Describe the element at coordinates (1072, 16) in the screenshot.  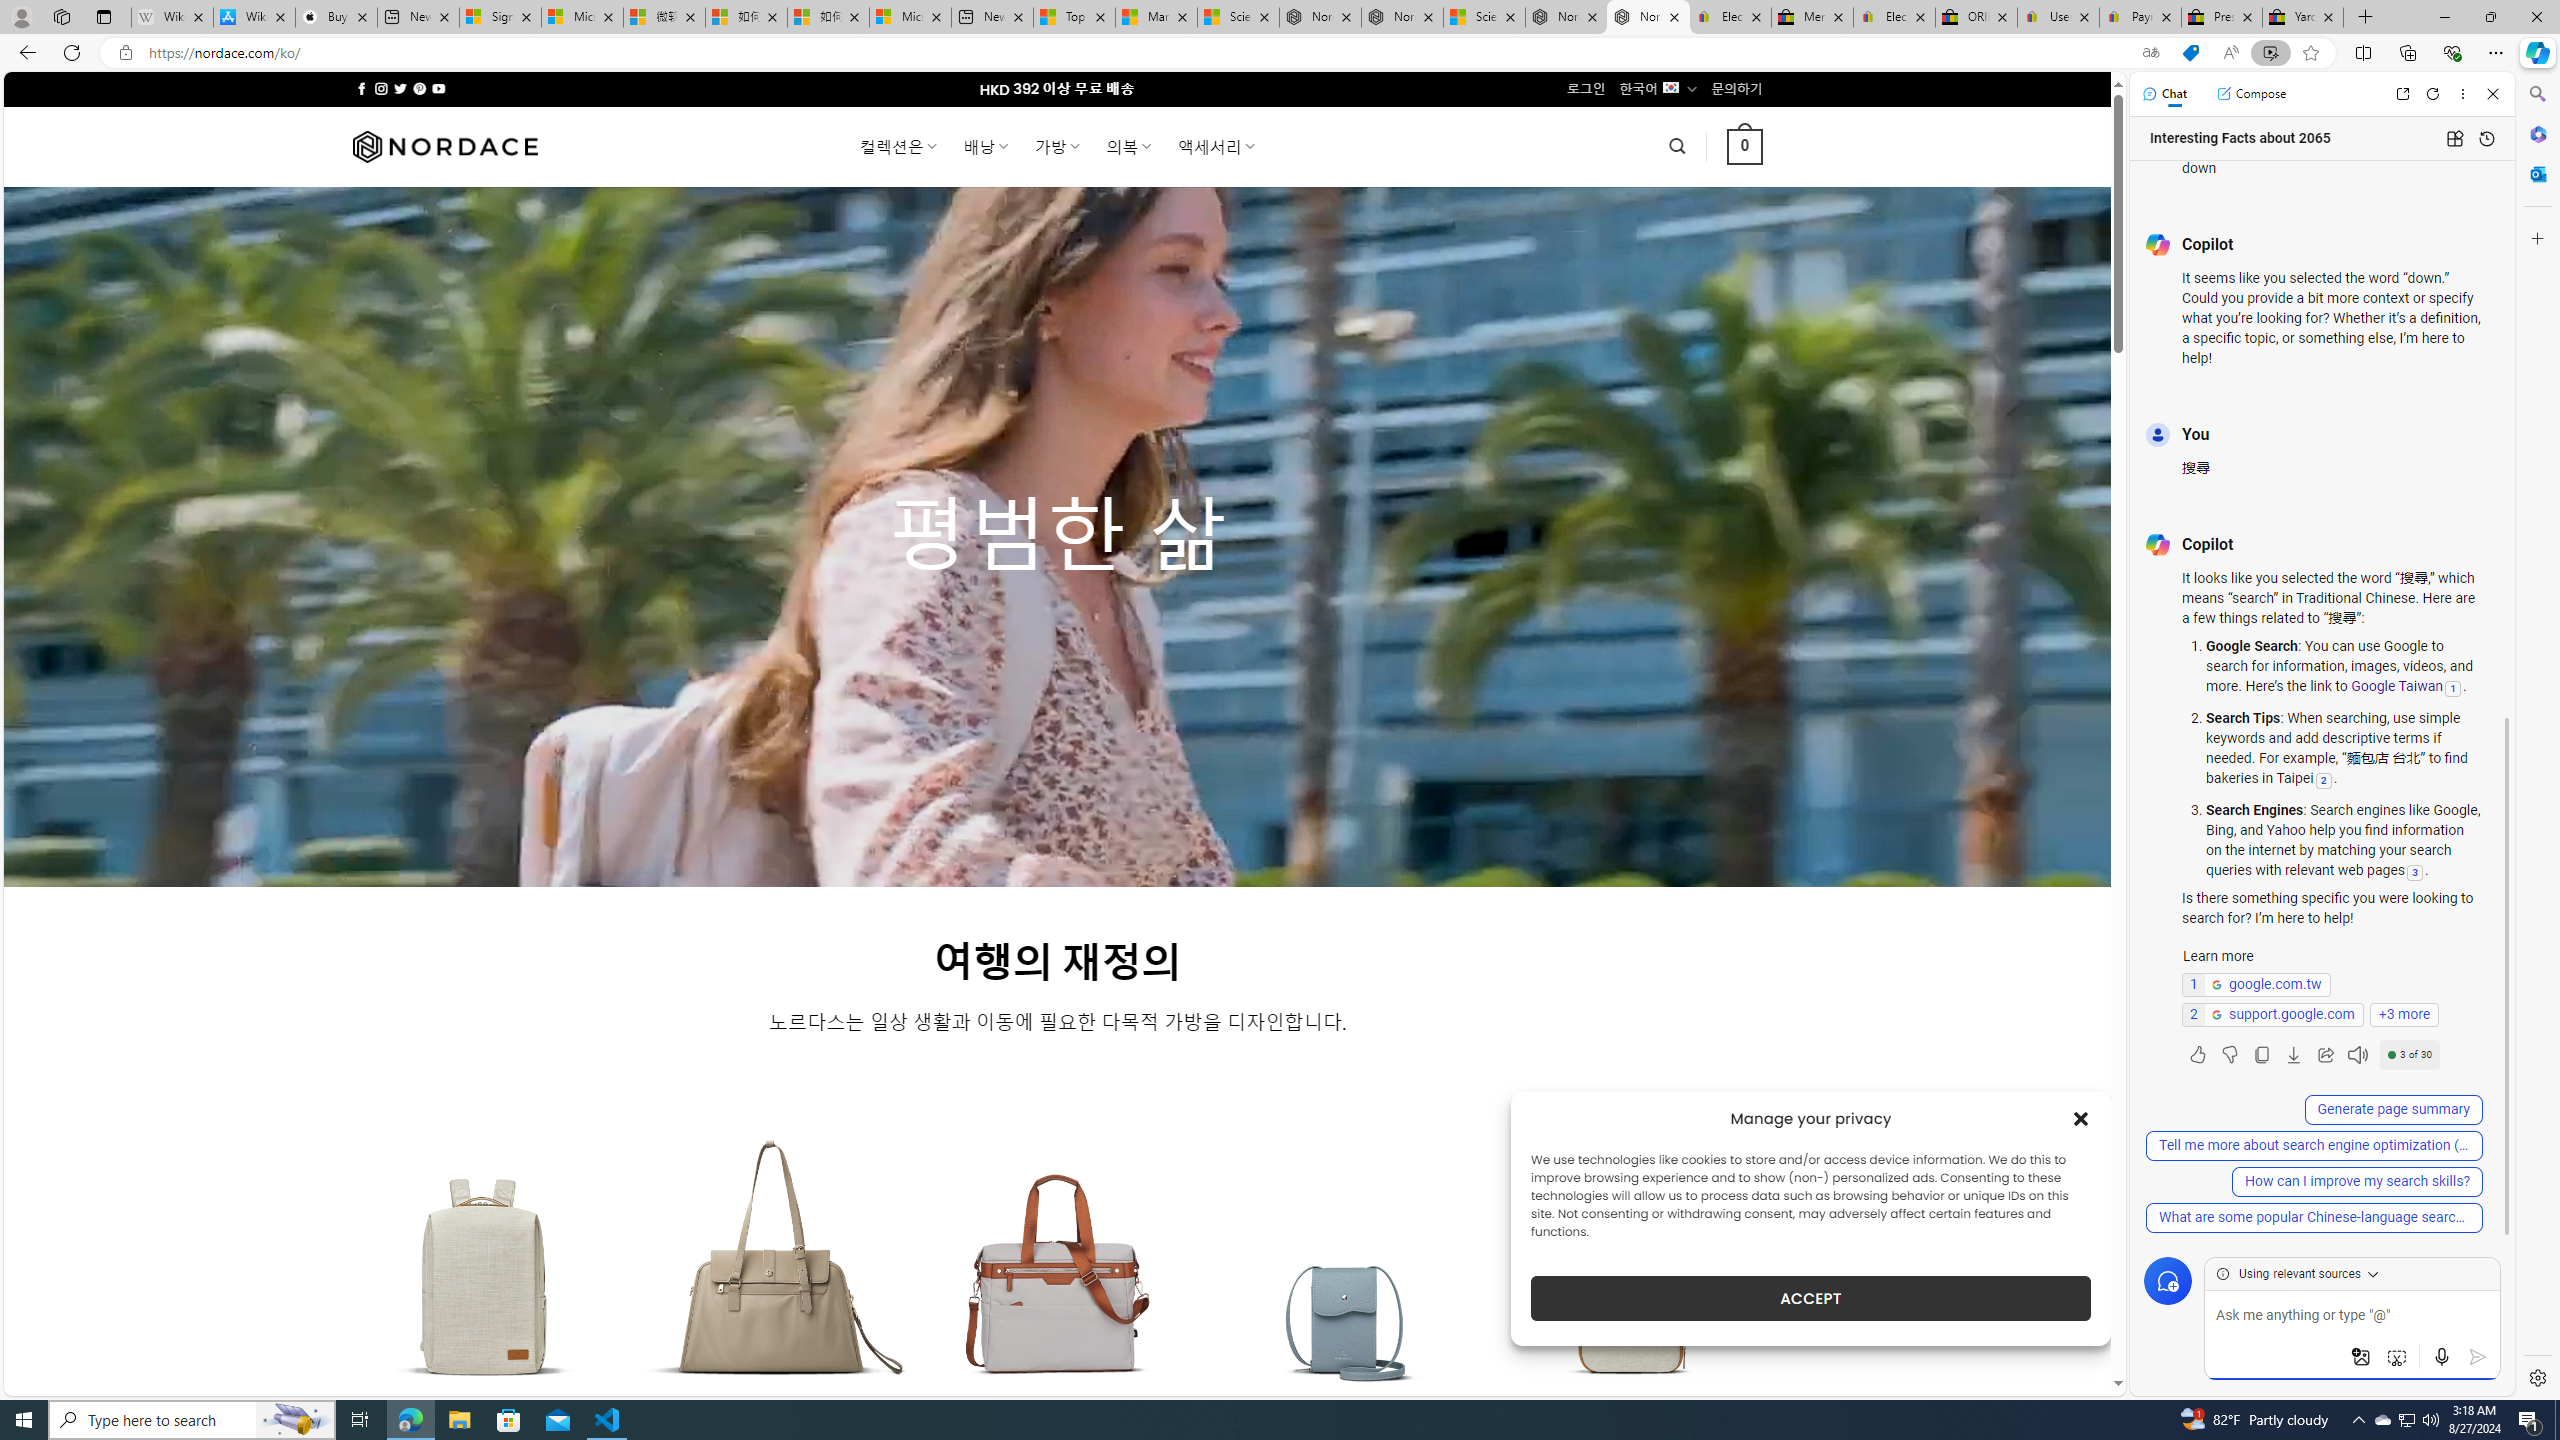
I see `'Top Stories - MSN'` at that location.